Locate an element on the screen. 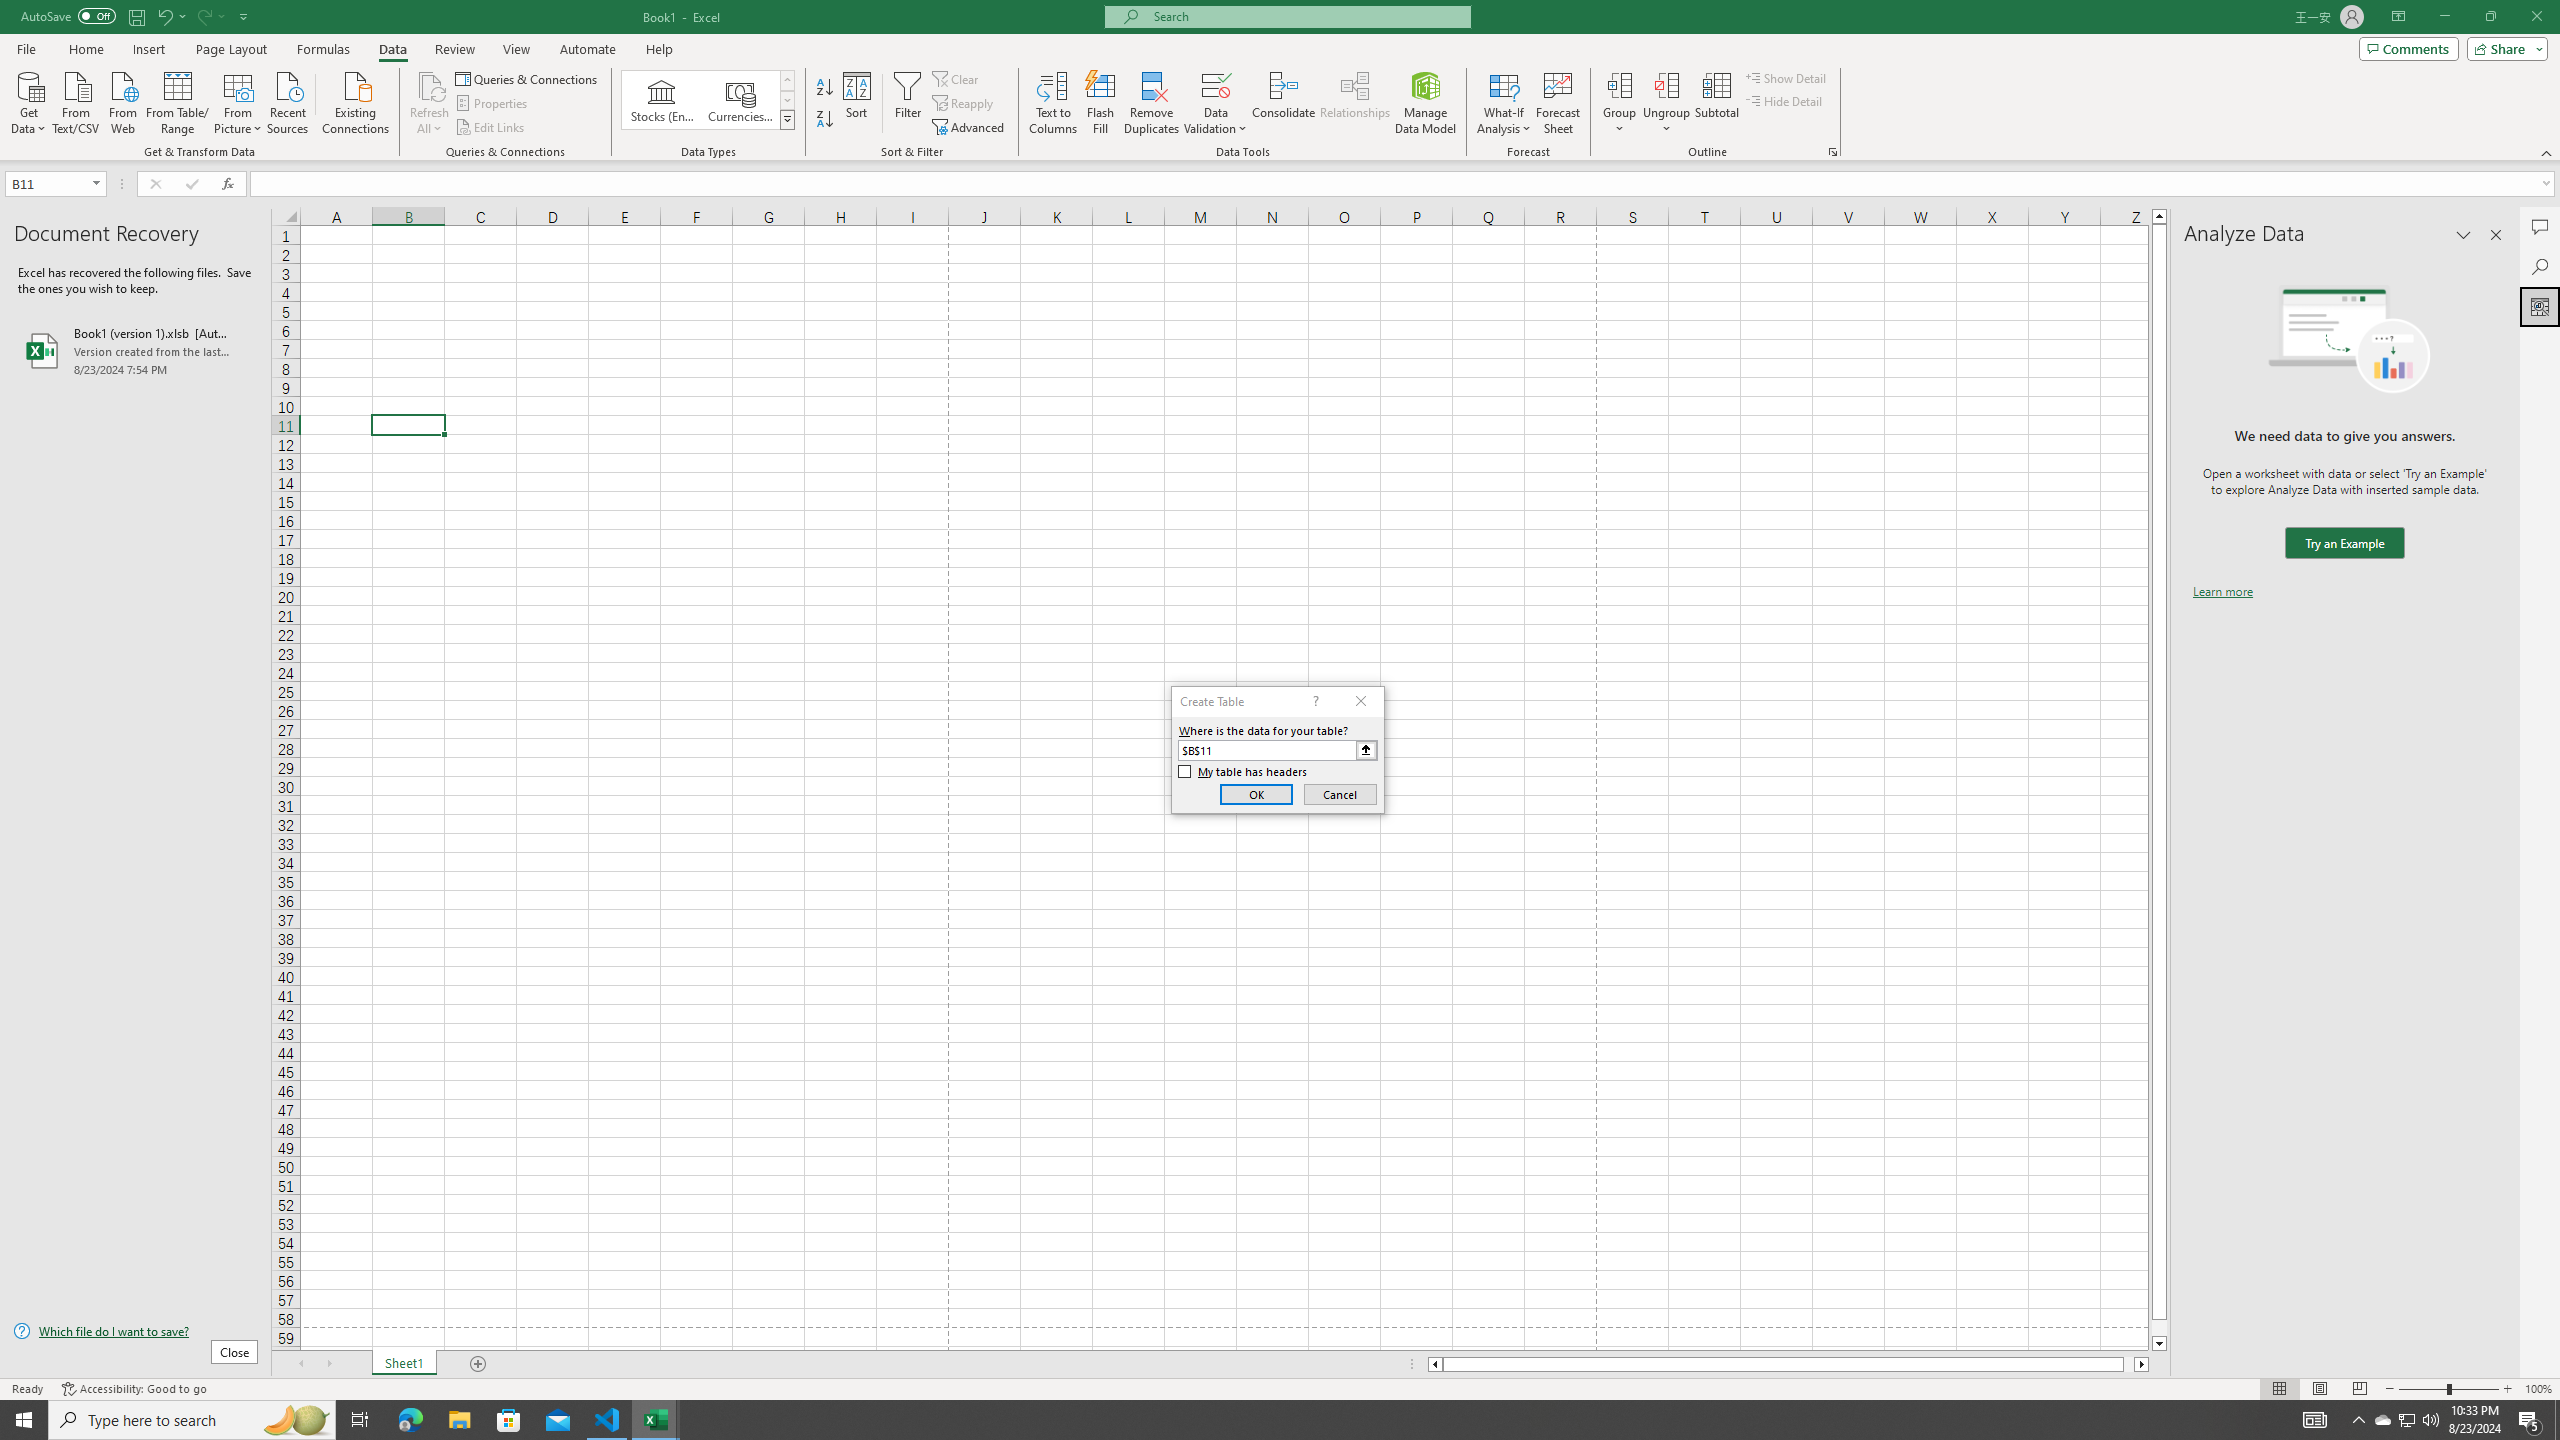 This screenshot has width=2560, height=1440. 'Clear' is located at coordinates (957, 78).